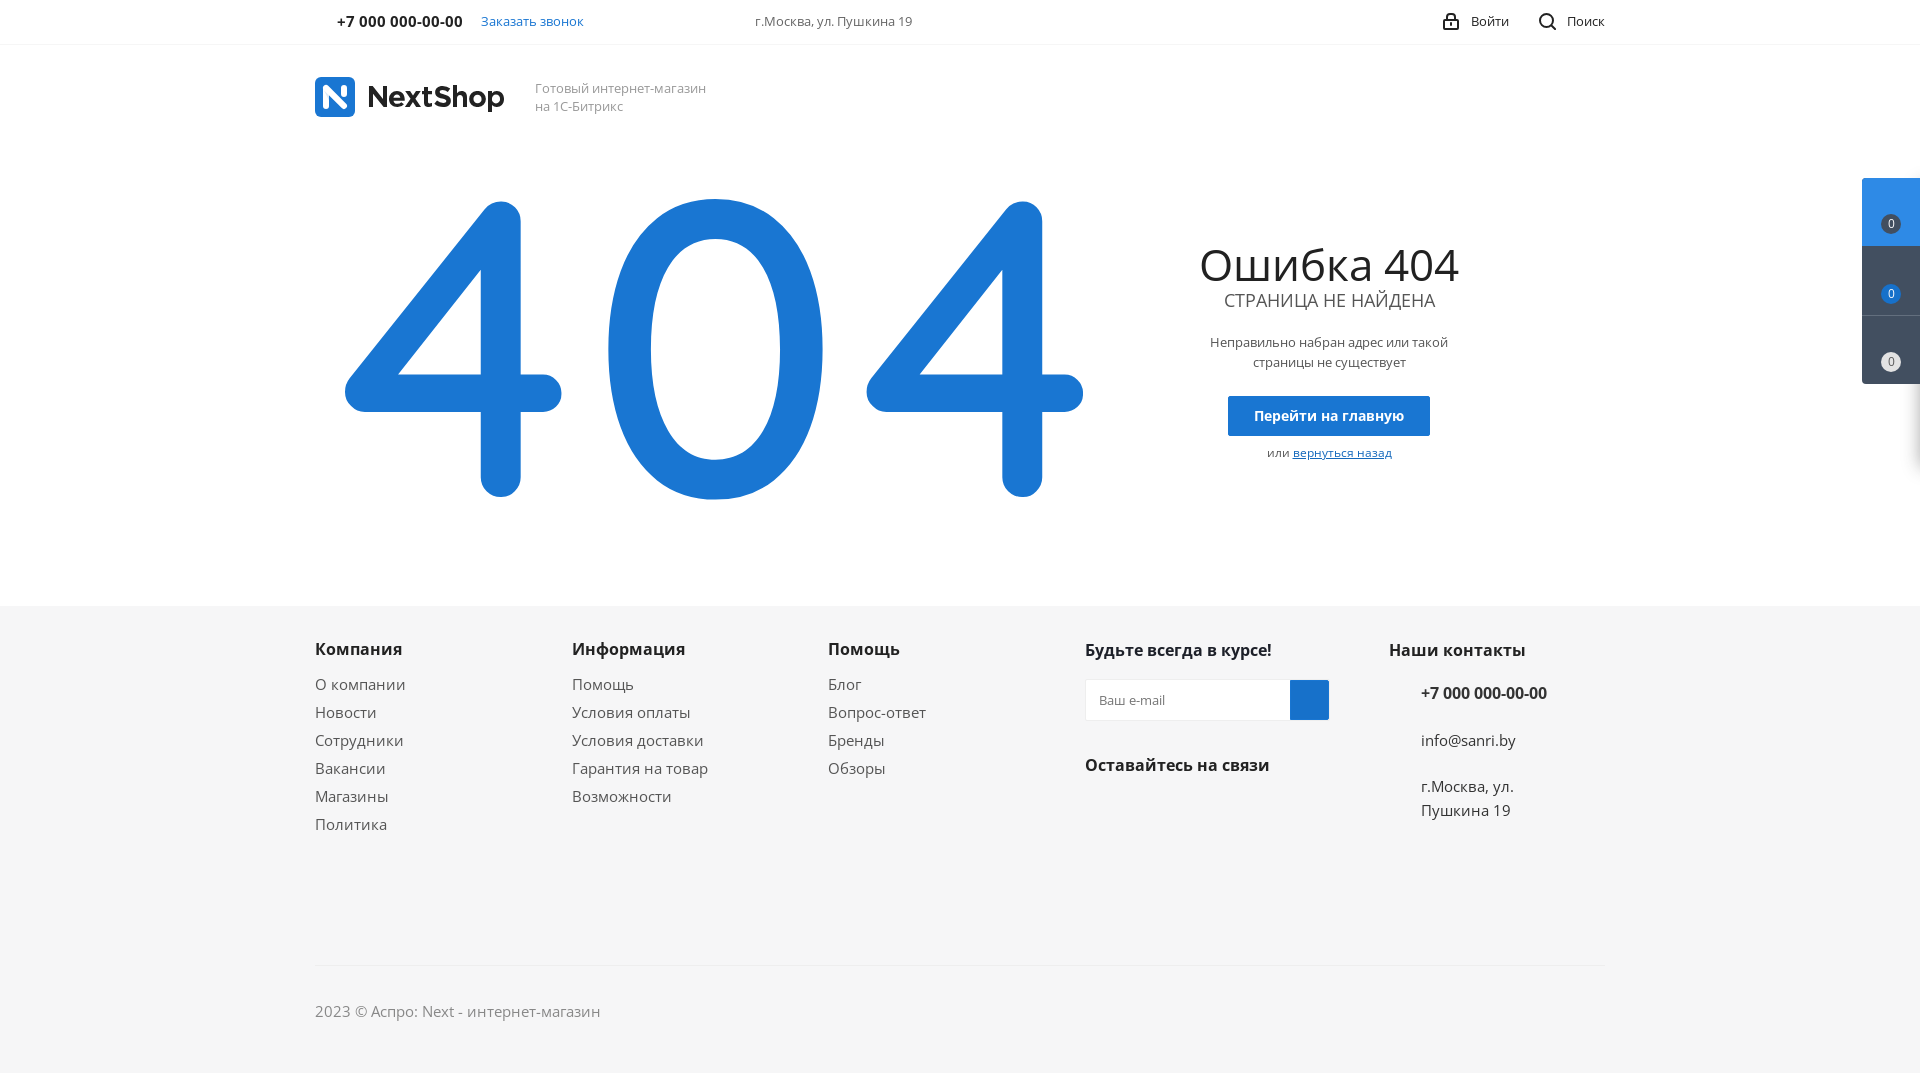 The height and width of the screenshot is (1080, 1920). I want to click on 'MasterCard', so click(1305, 1011).